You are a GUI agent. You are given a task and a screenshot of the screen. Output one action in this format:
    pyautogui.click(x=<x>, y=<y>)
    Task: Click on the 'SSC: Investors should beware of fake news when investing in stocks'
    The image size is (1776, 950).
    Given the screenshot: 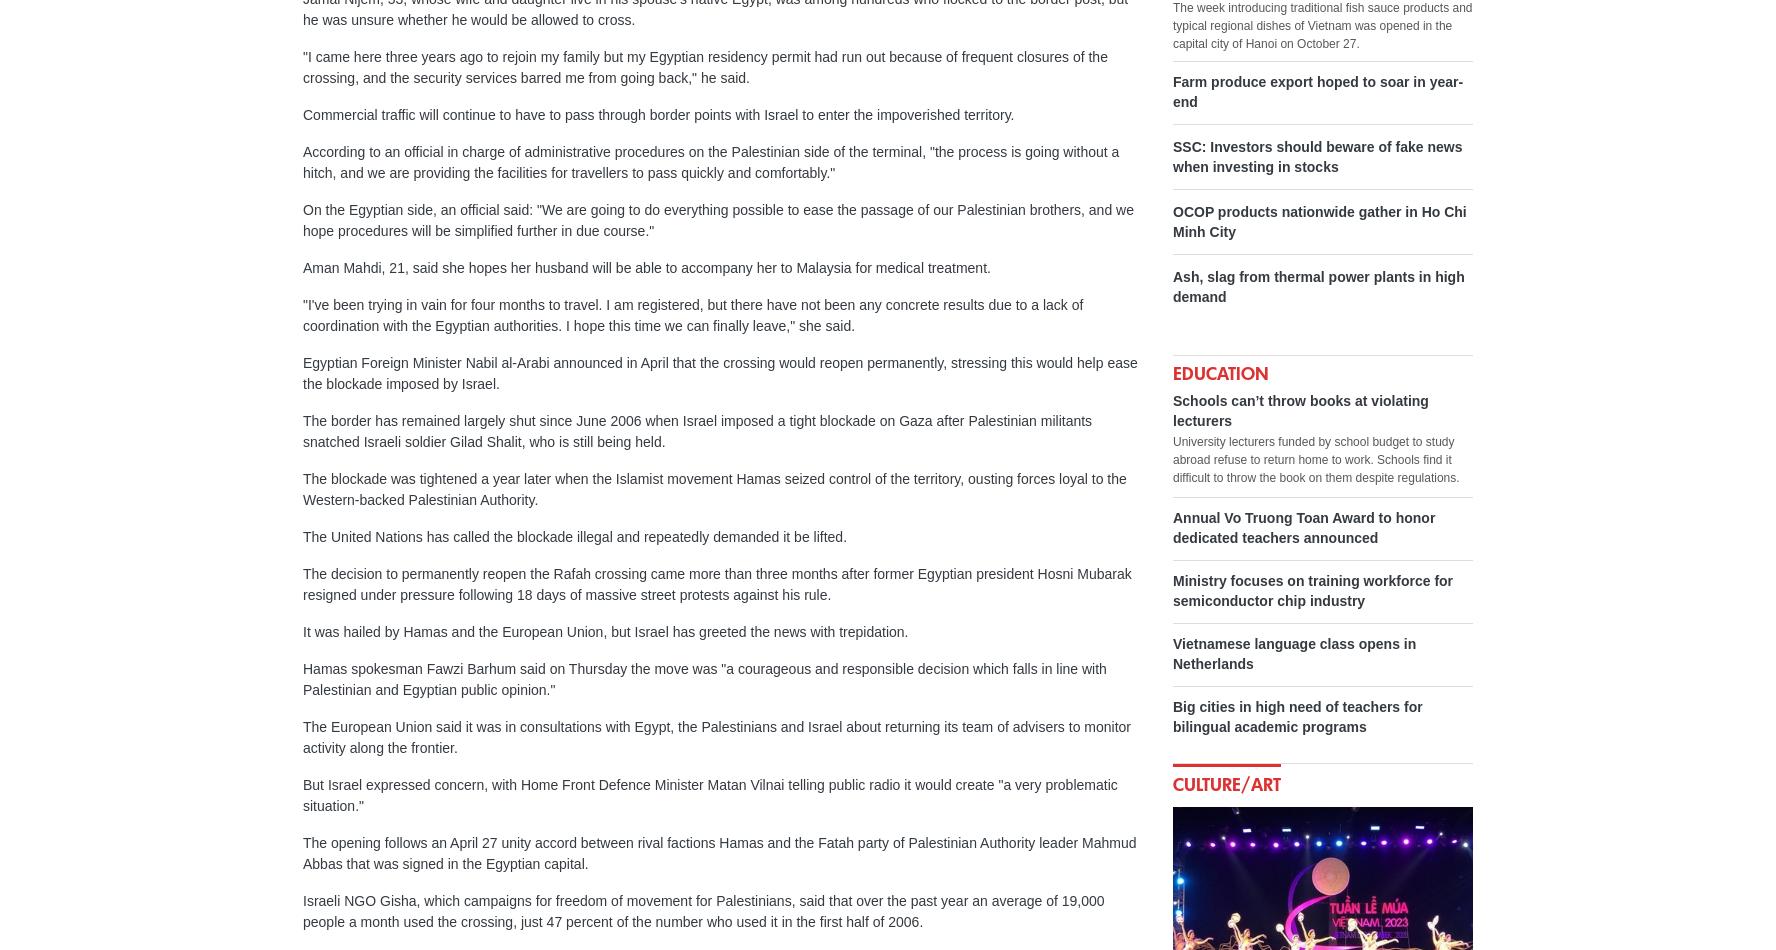 What is the action you would take?
    pyautogui.click(x=1317, y=157)
    